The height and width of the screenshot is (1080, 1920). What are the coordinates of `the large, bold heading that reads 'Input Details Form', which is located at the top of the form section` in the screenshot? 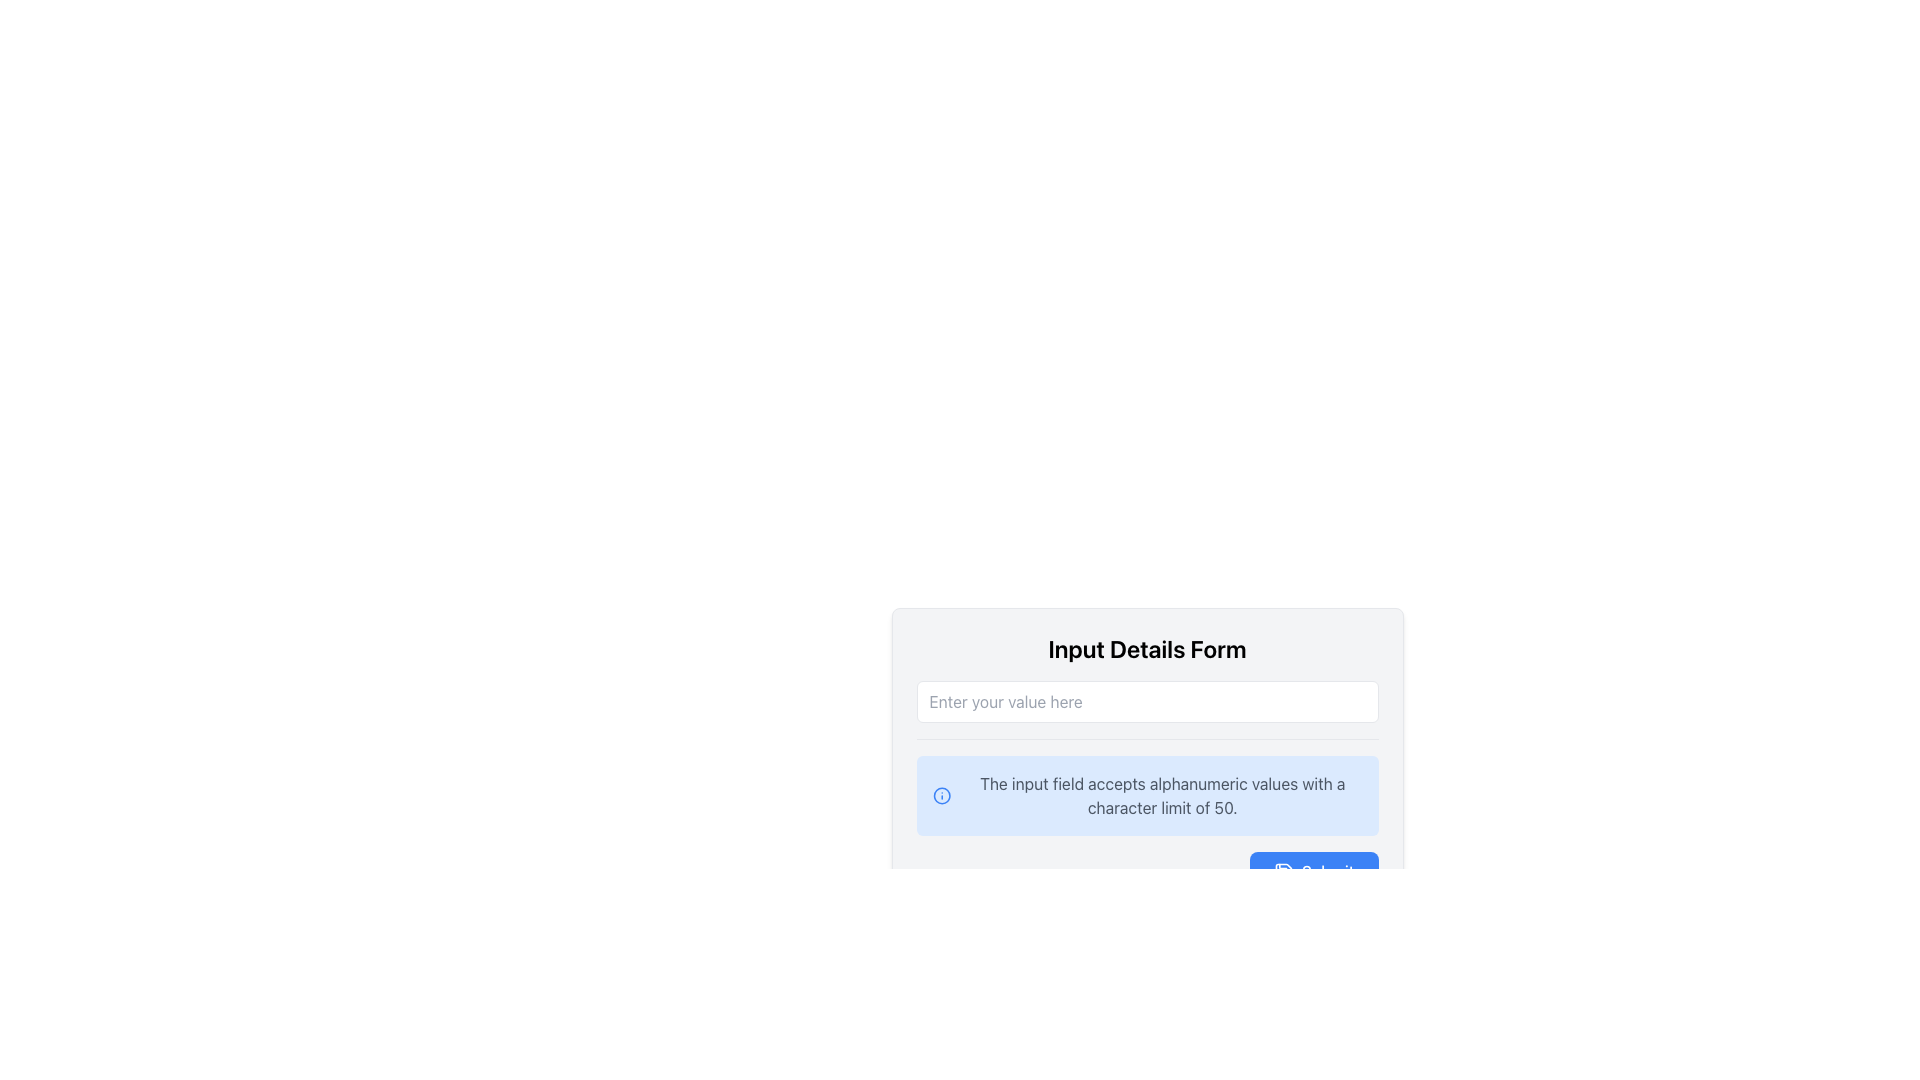 It's located at (1147, 648).